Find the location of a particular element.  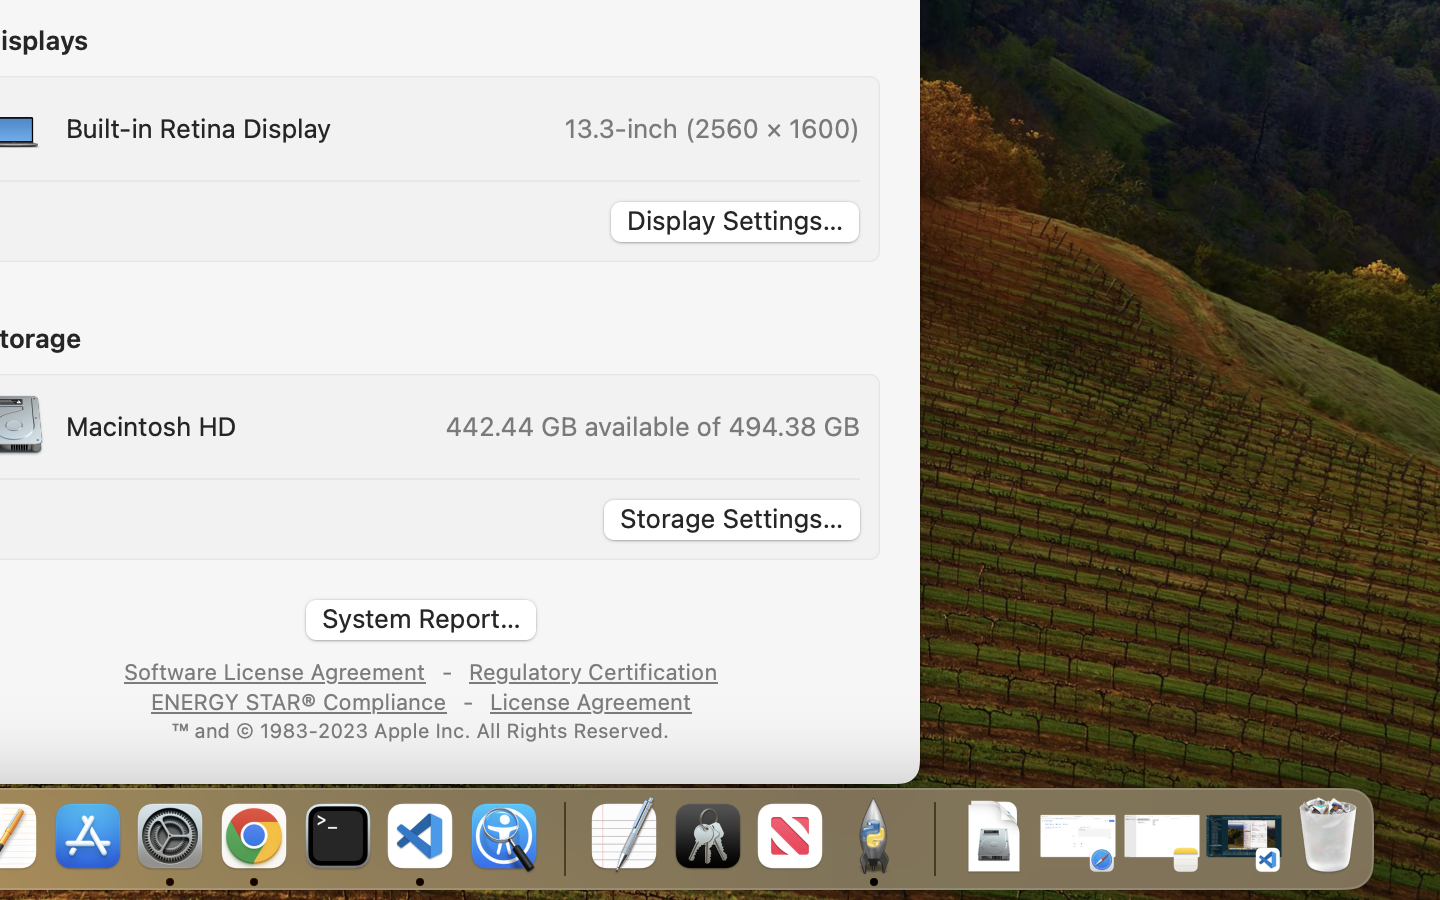

'13.3-inch (2560 × 1600)' is located at coordinates (711, 127).